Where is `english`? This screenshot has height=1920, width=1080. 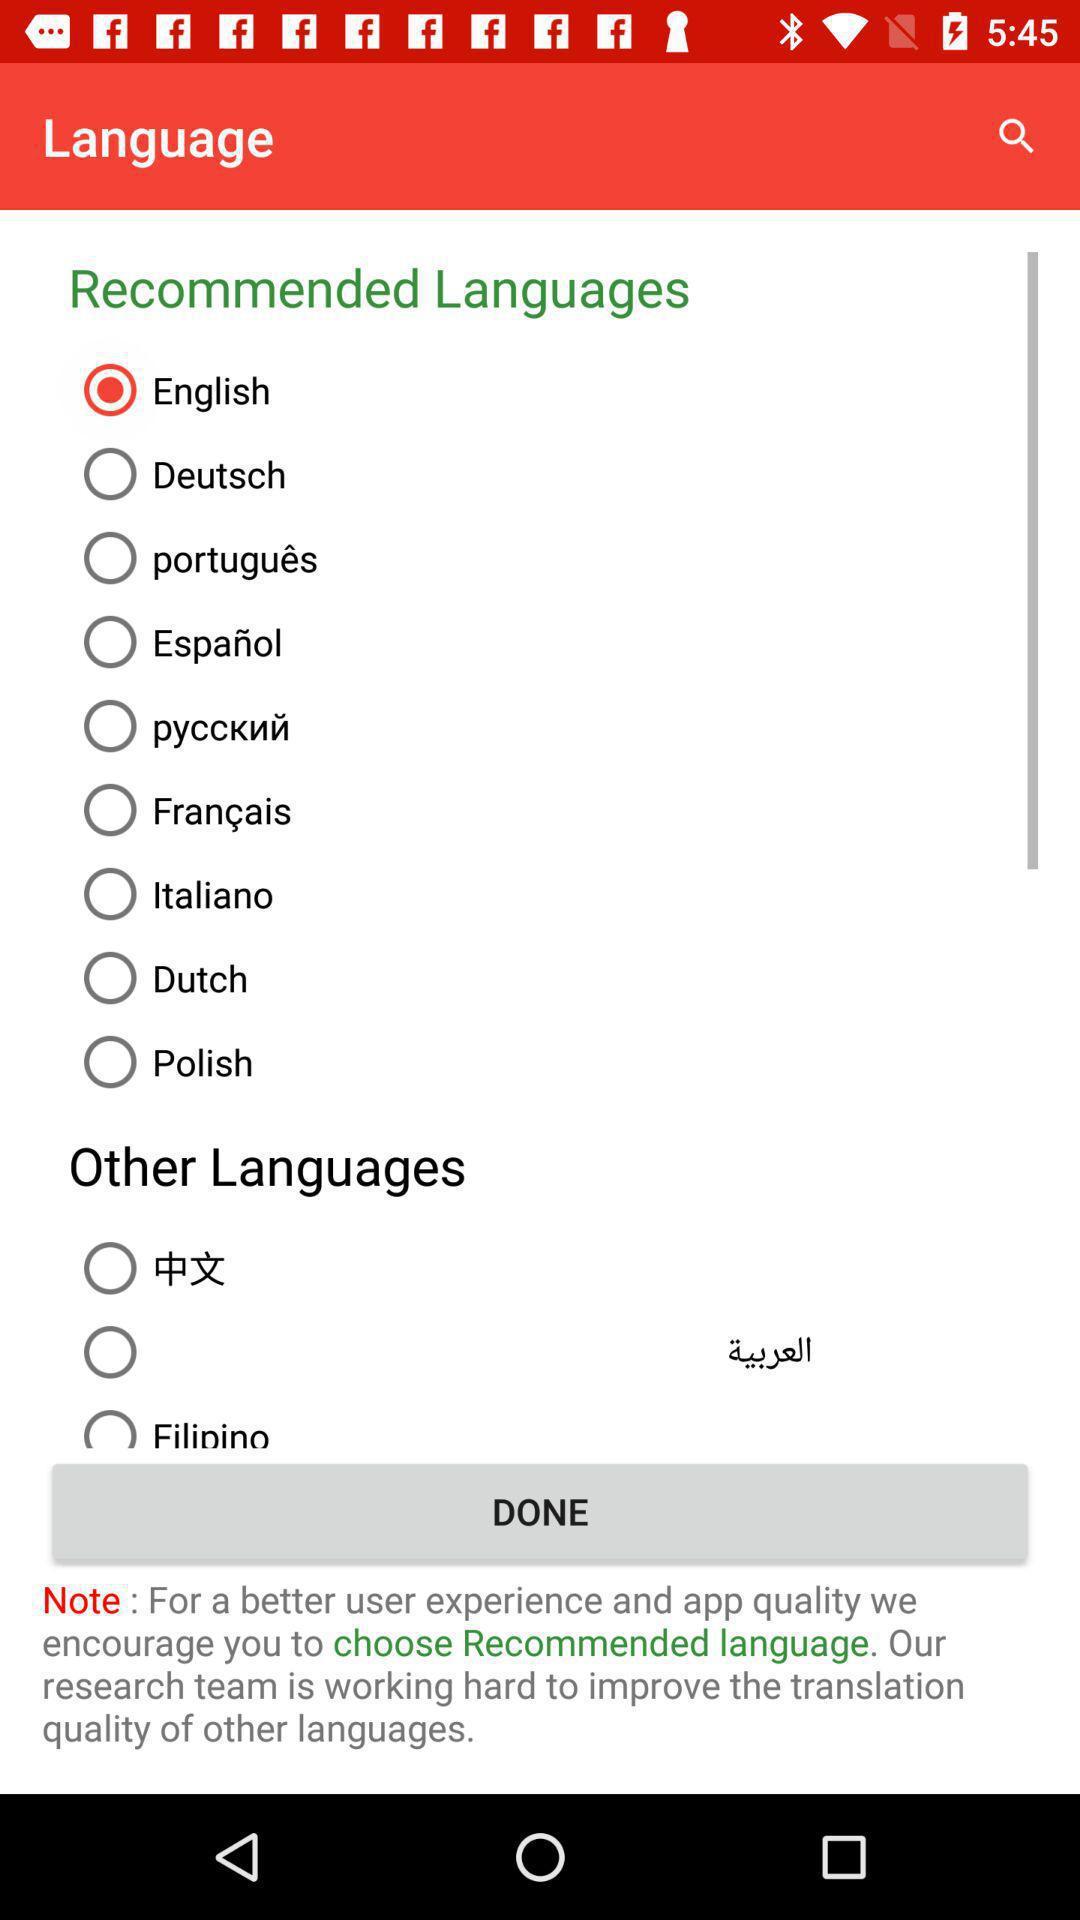
english is located at coordinates (553, 389).